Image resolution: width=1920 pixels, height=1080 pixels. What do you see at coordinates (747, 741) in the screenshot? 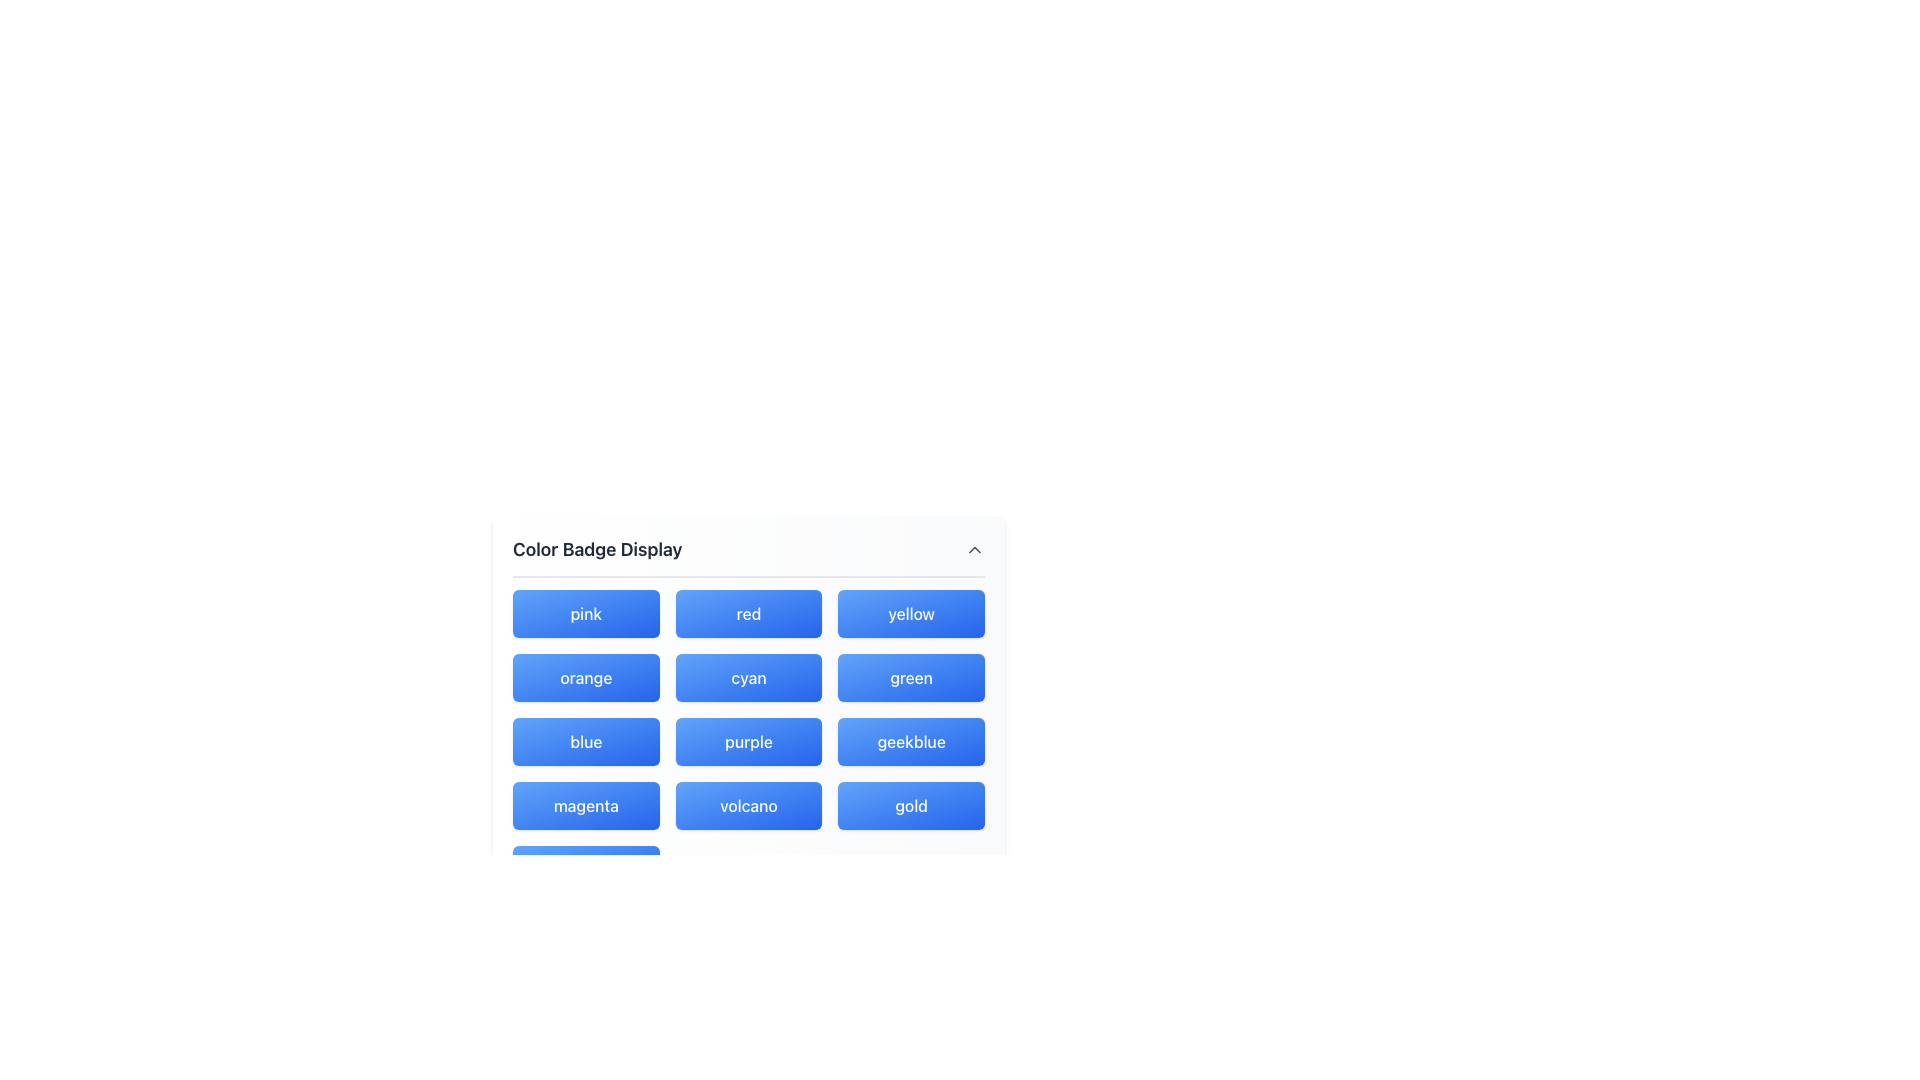
I see `the second badge in the fourth row of the Color Badge Display, which is centrally positioned in its row` at bounding box center [747, 741].